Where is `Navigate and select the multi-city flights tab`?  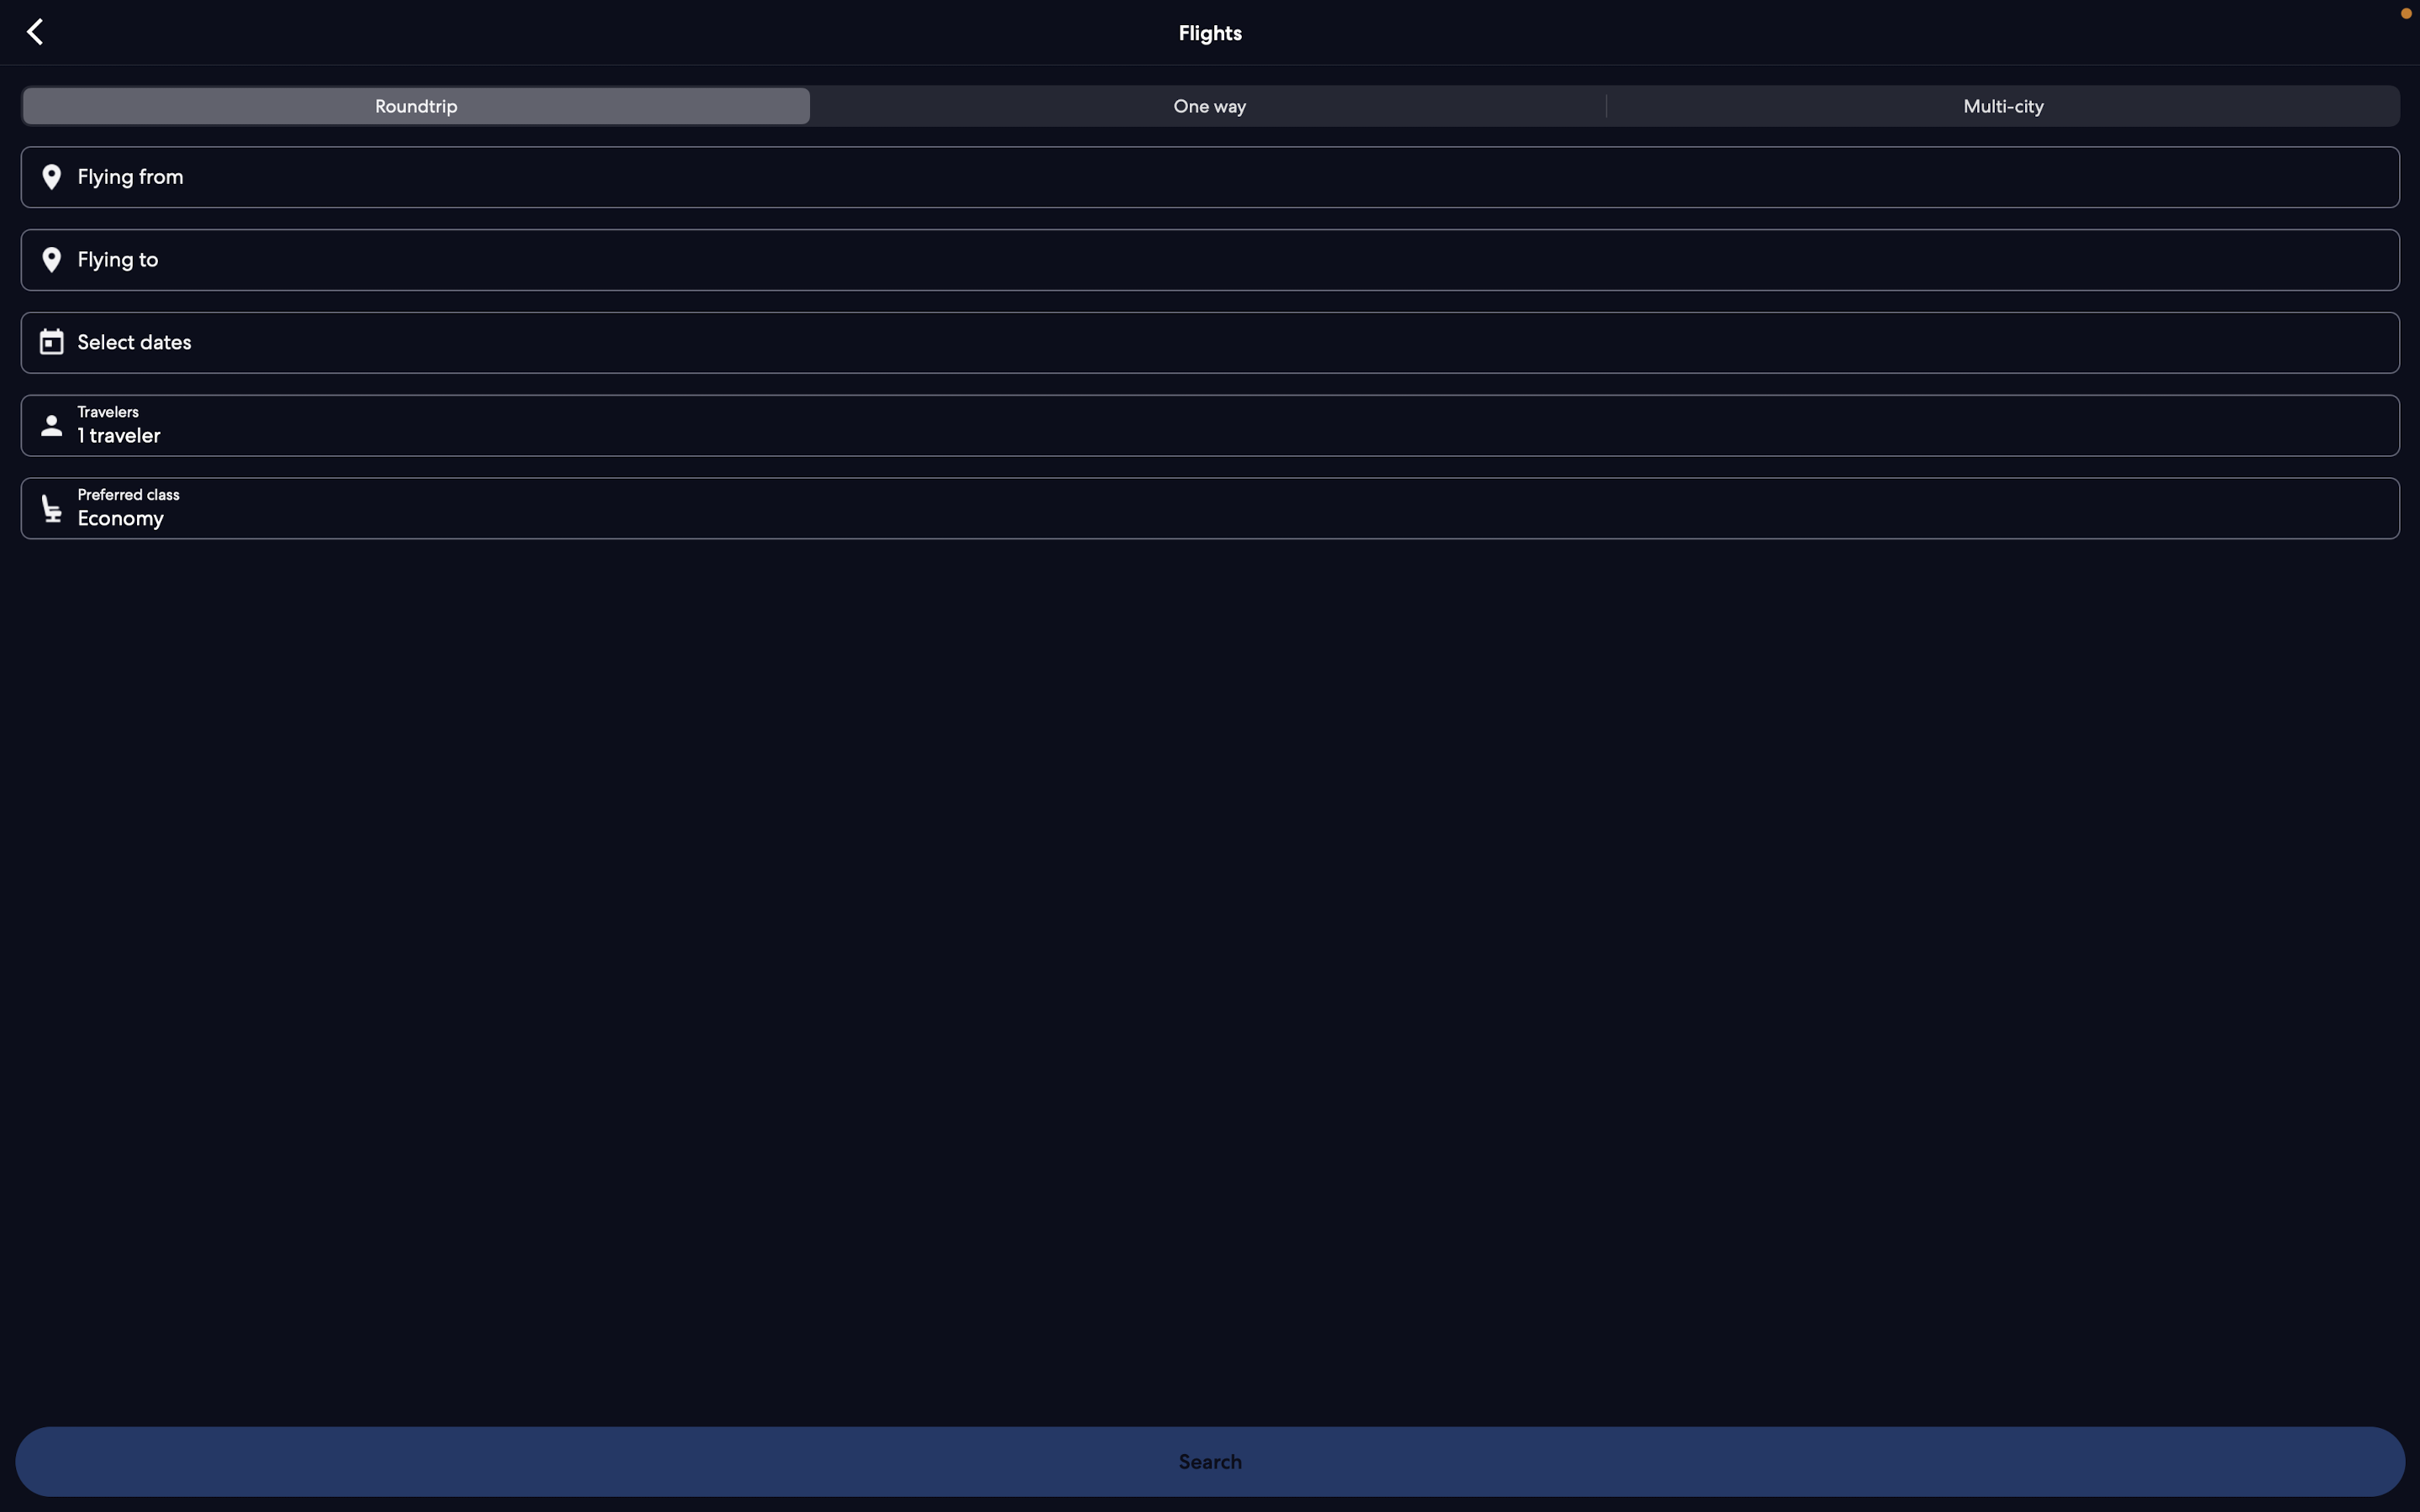 Navigate and select the multi-city flights tab is located at coordinates (1997, 109).